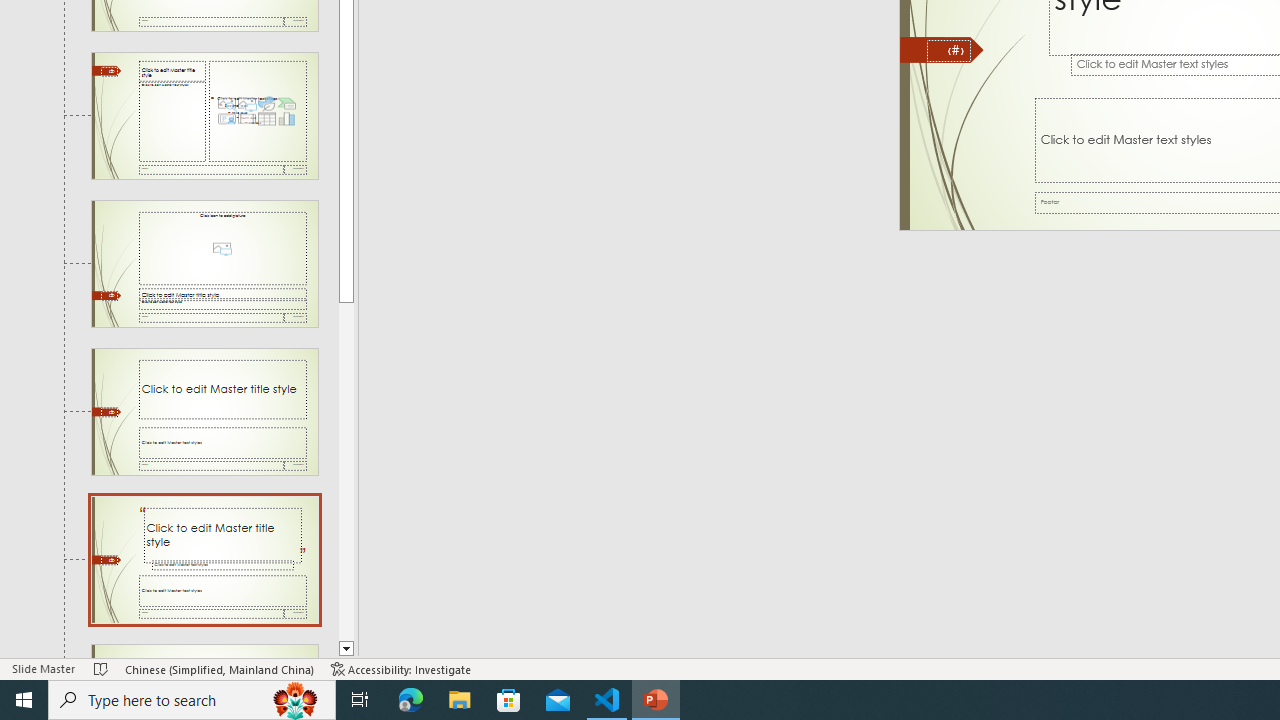  Describe the element at coordinates (941, 49) in the screenshot. I see `'Freeform 11'` at that location.